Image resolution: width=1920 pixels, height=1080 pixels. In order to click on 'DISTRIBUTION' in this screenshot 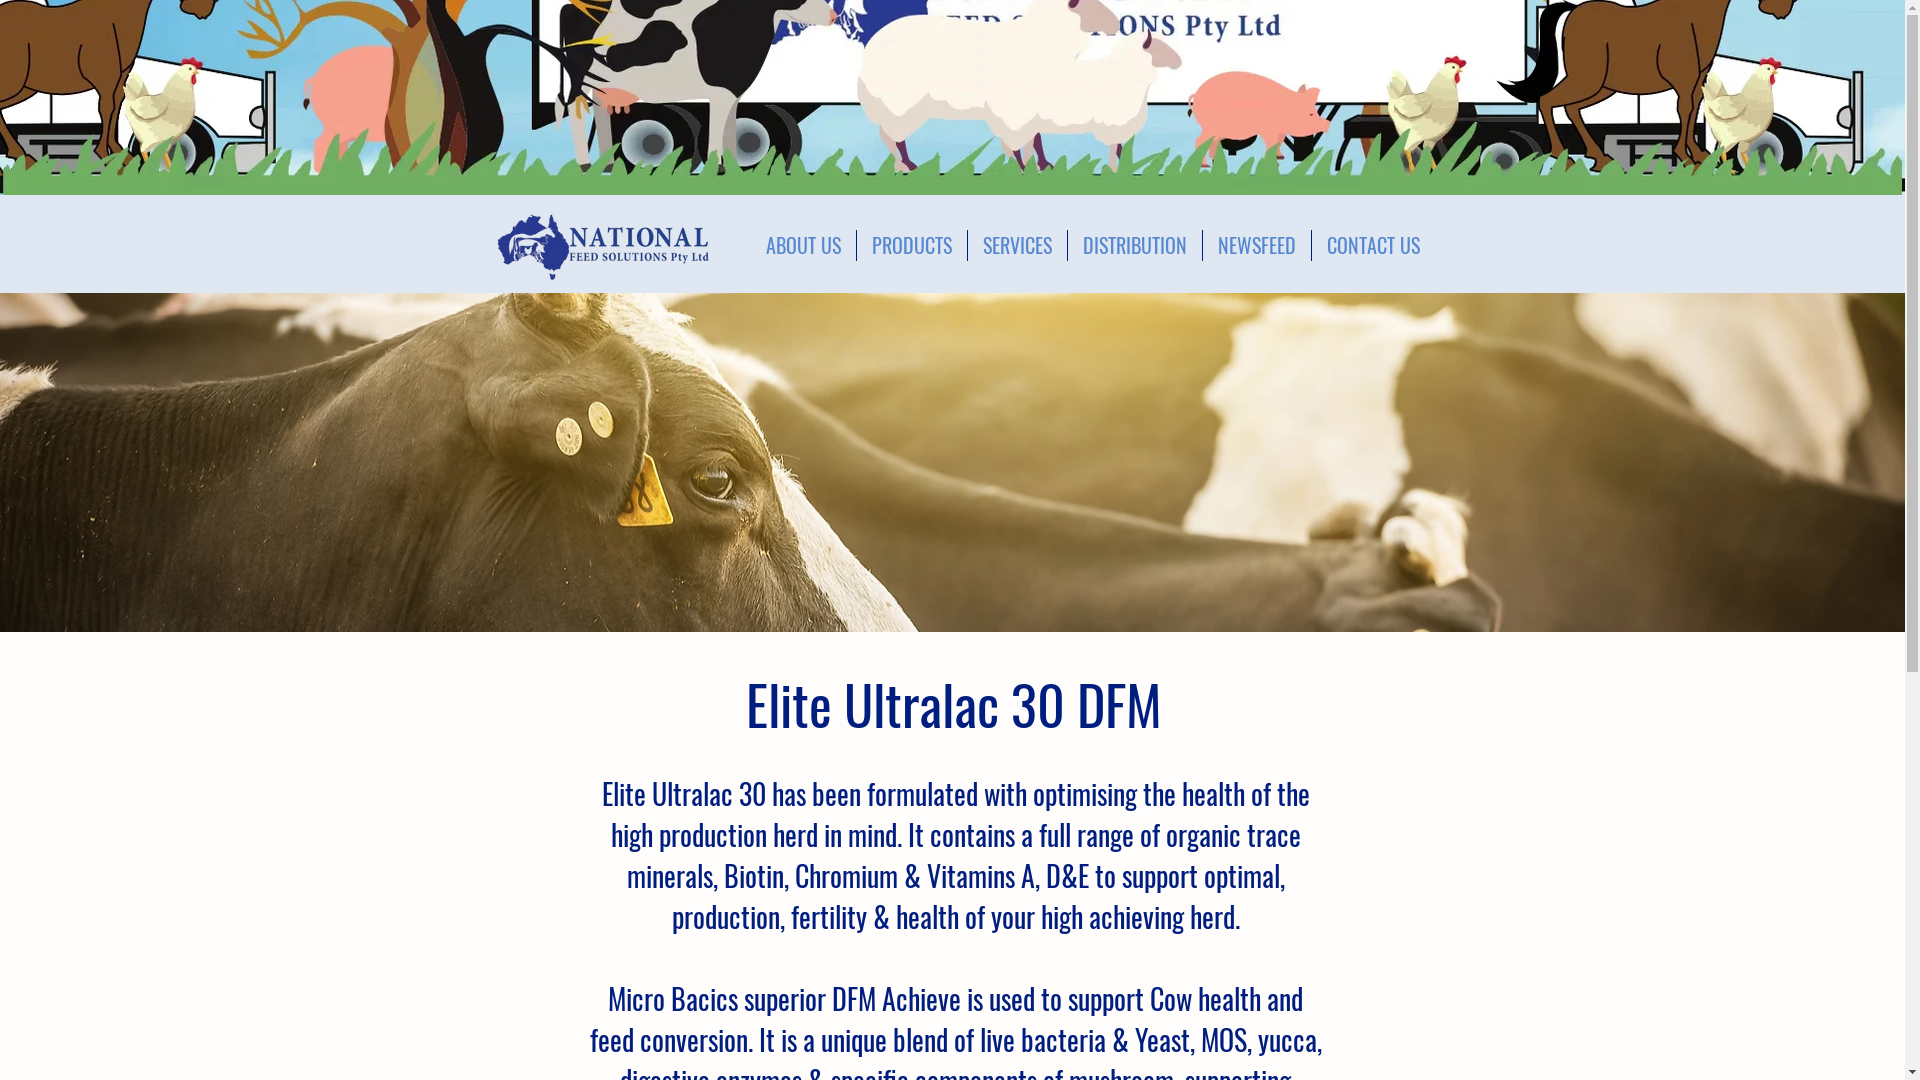, I will do `click(1067, 244)`.